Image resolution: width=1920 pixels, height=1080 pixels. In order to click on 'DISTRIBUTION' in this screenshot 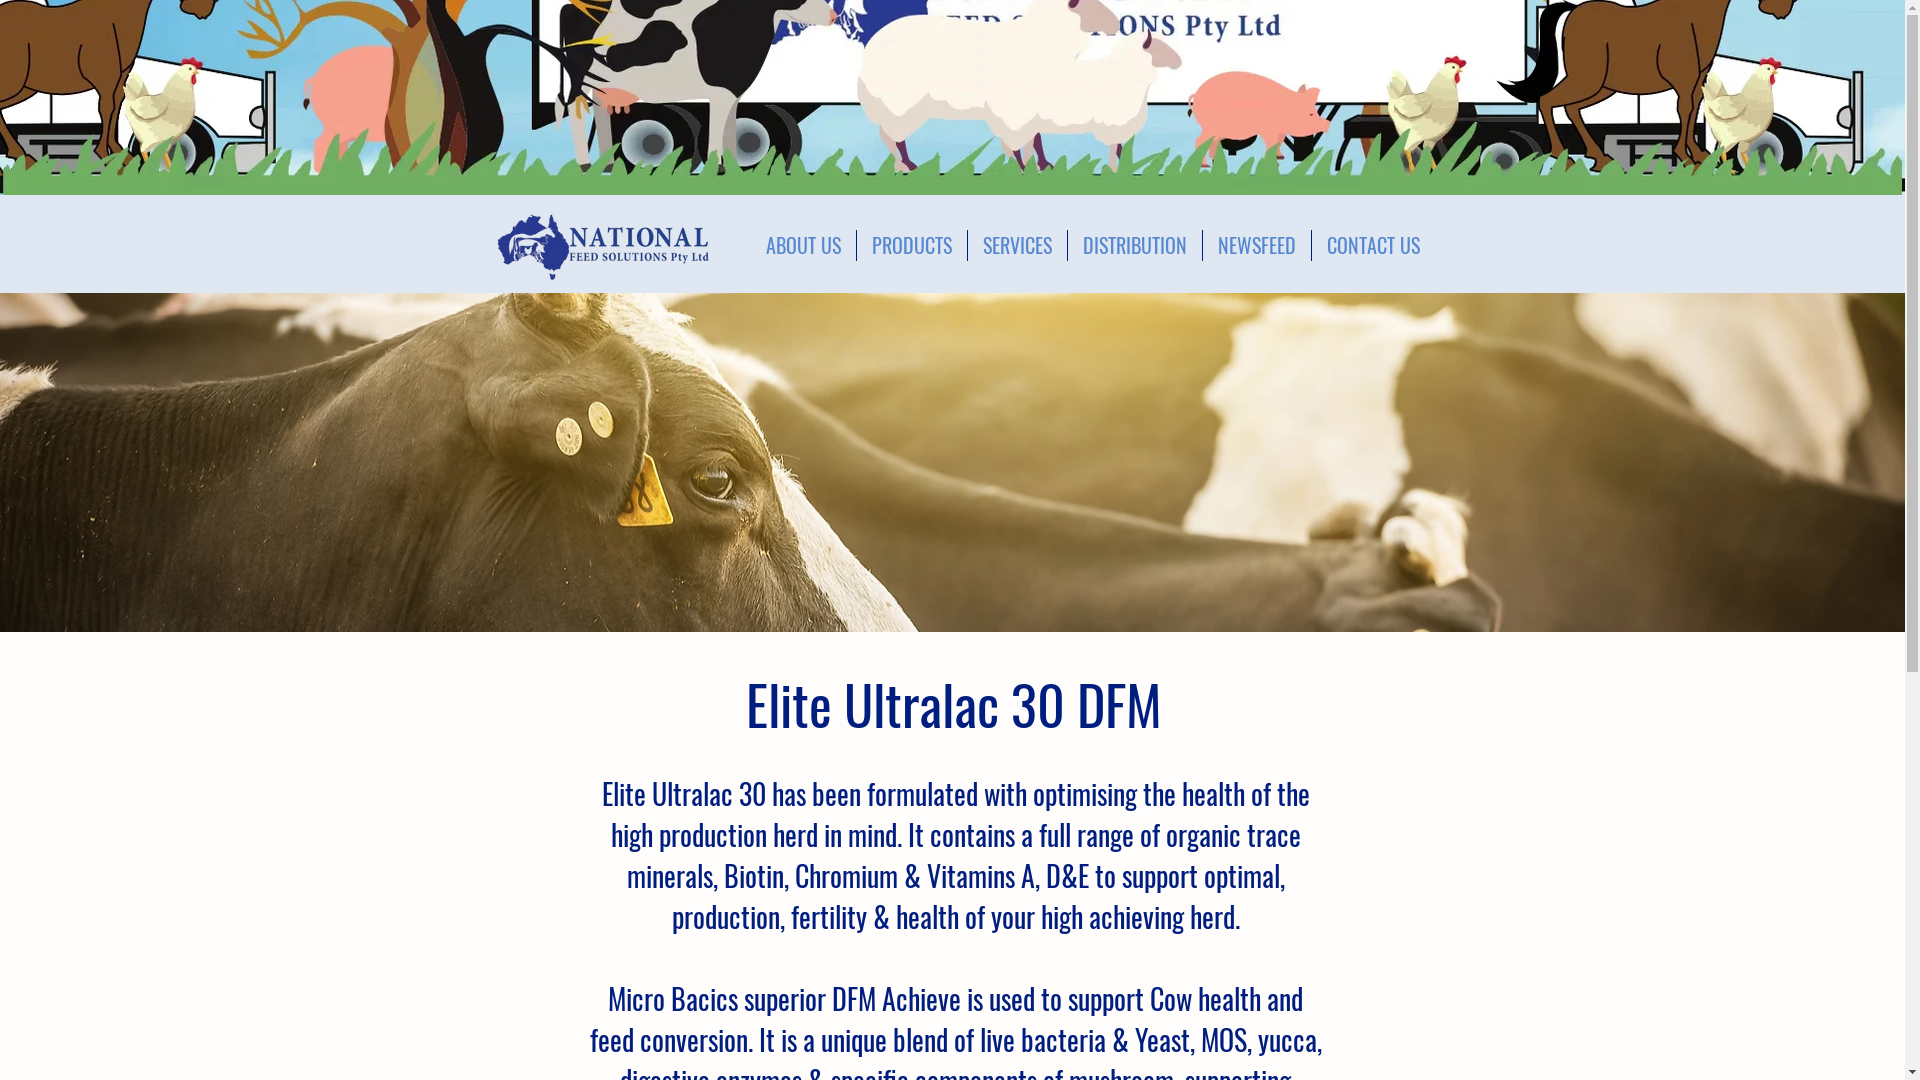, I will do `click(1067, 244)`.